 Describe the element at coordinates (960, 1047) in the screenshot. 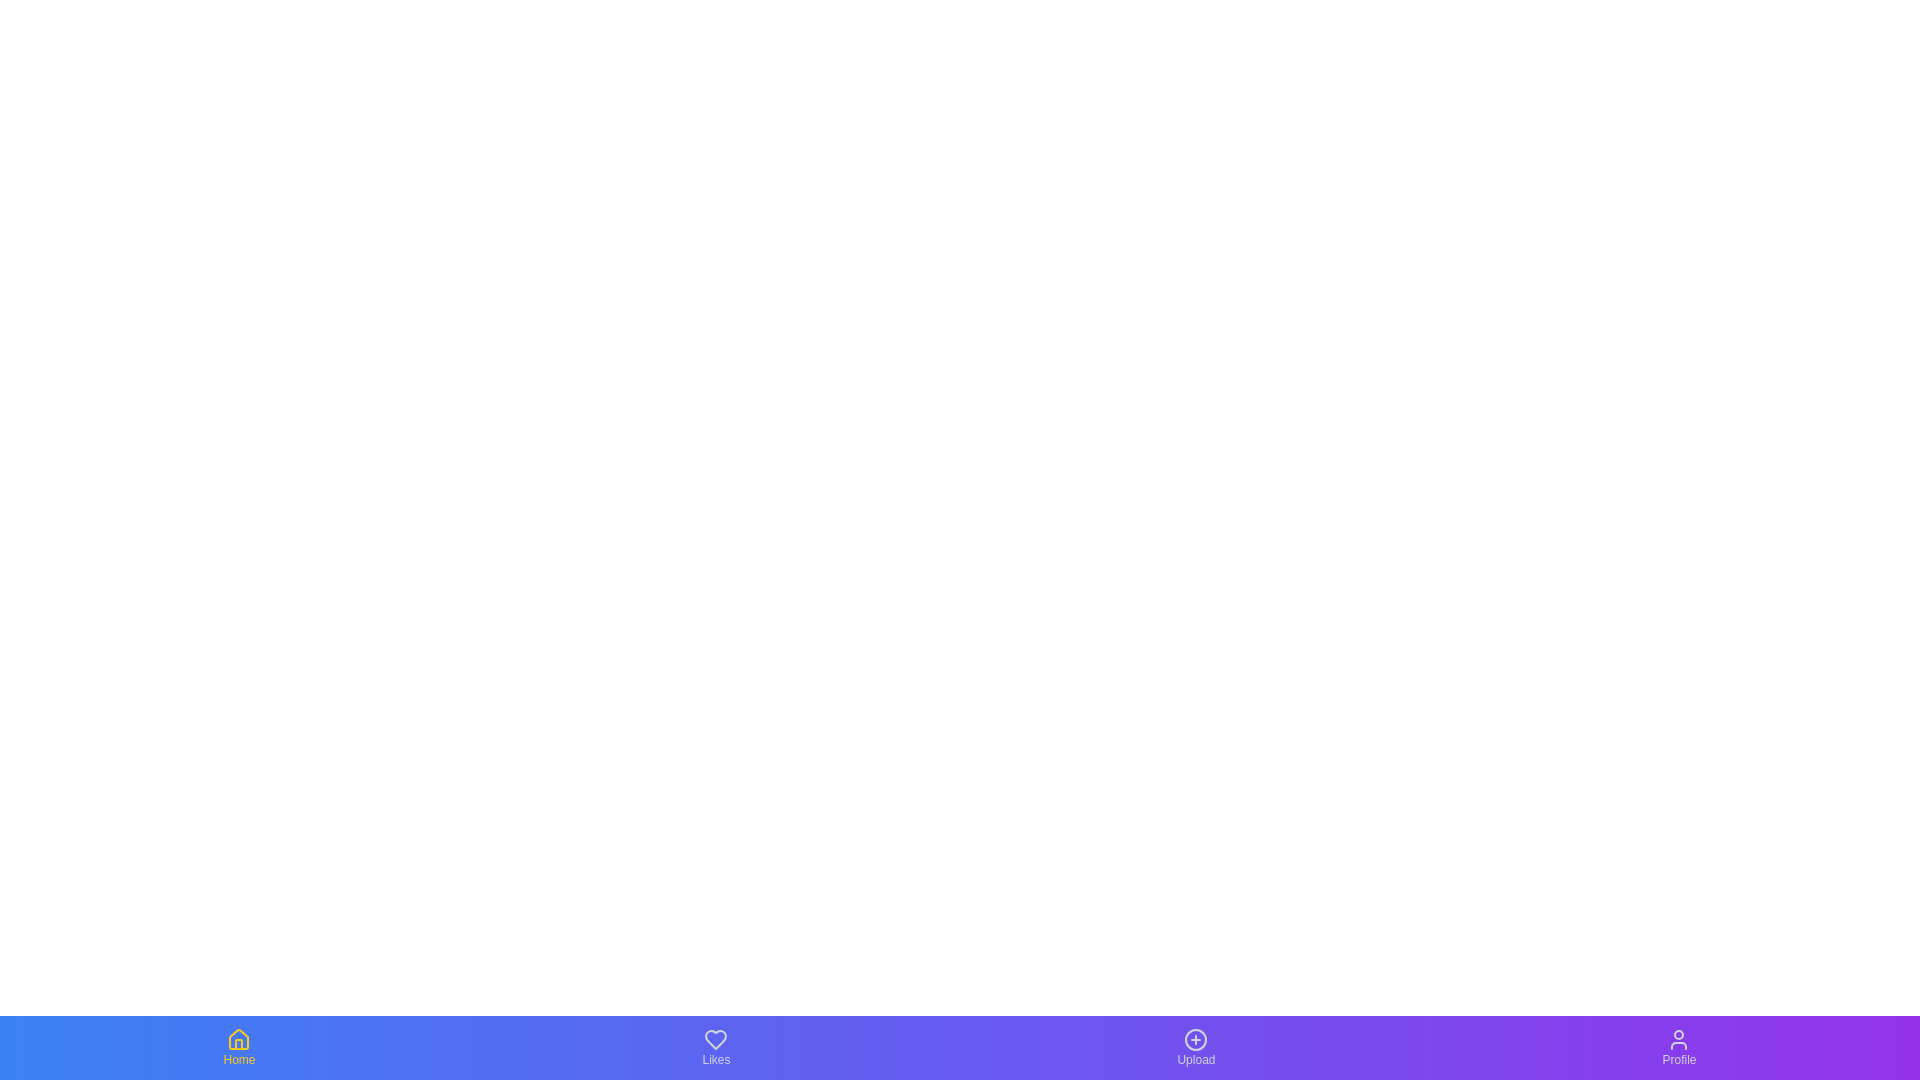

I see `the gradient background to inspect its properties` at that location.